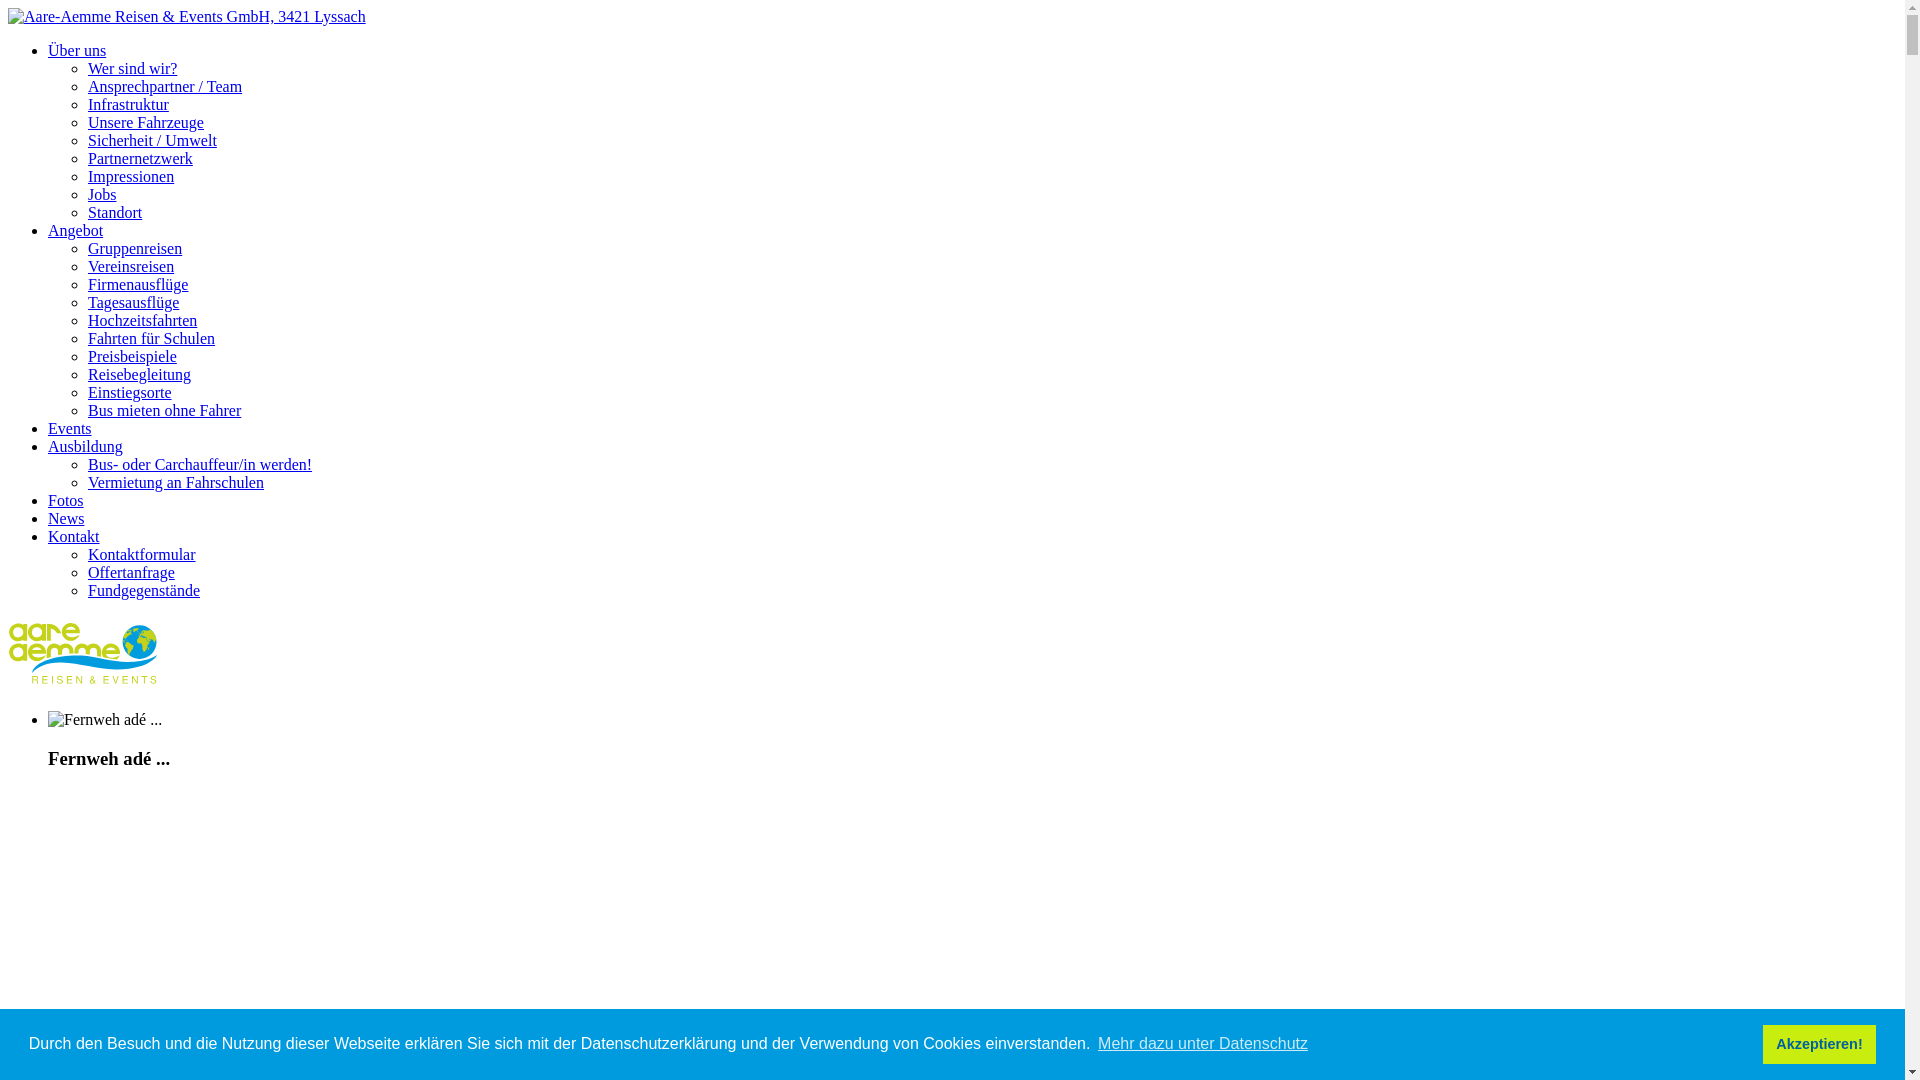 The width and height of the screenshot is (1920, 1080). I want to click on 'Kontakt', so click(73, 535).